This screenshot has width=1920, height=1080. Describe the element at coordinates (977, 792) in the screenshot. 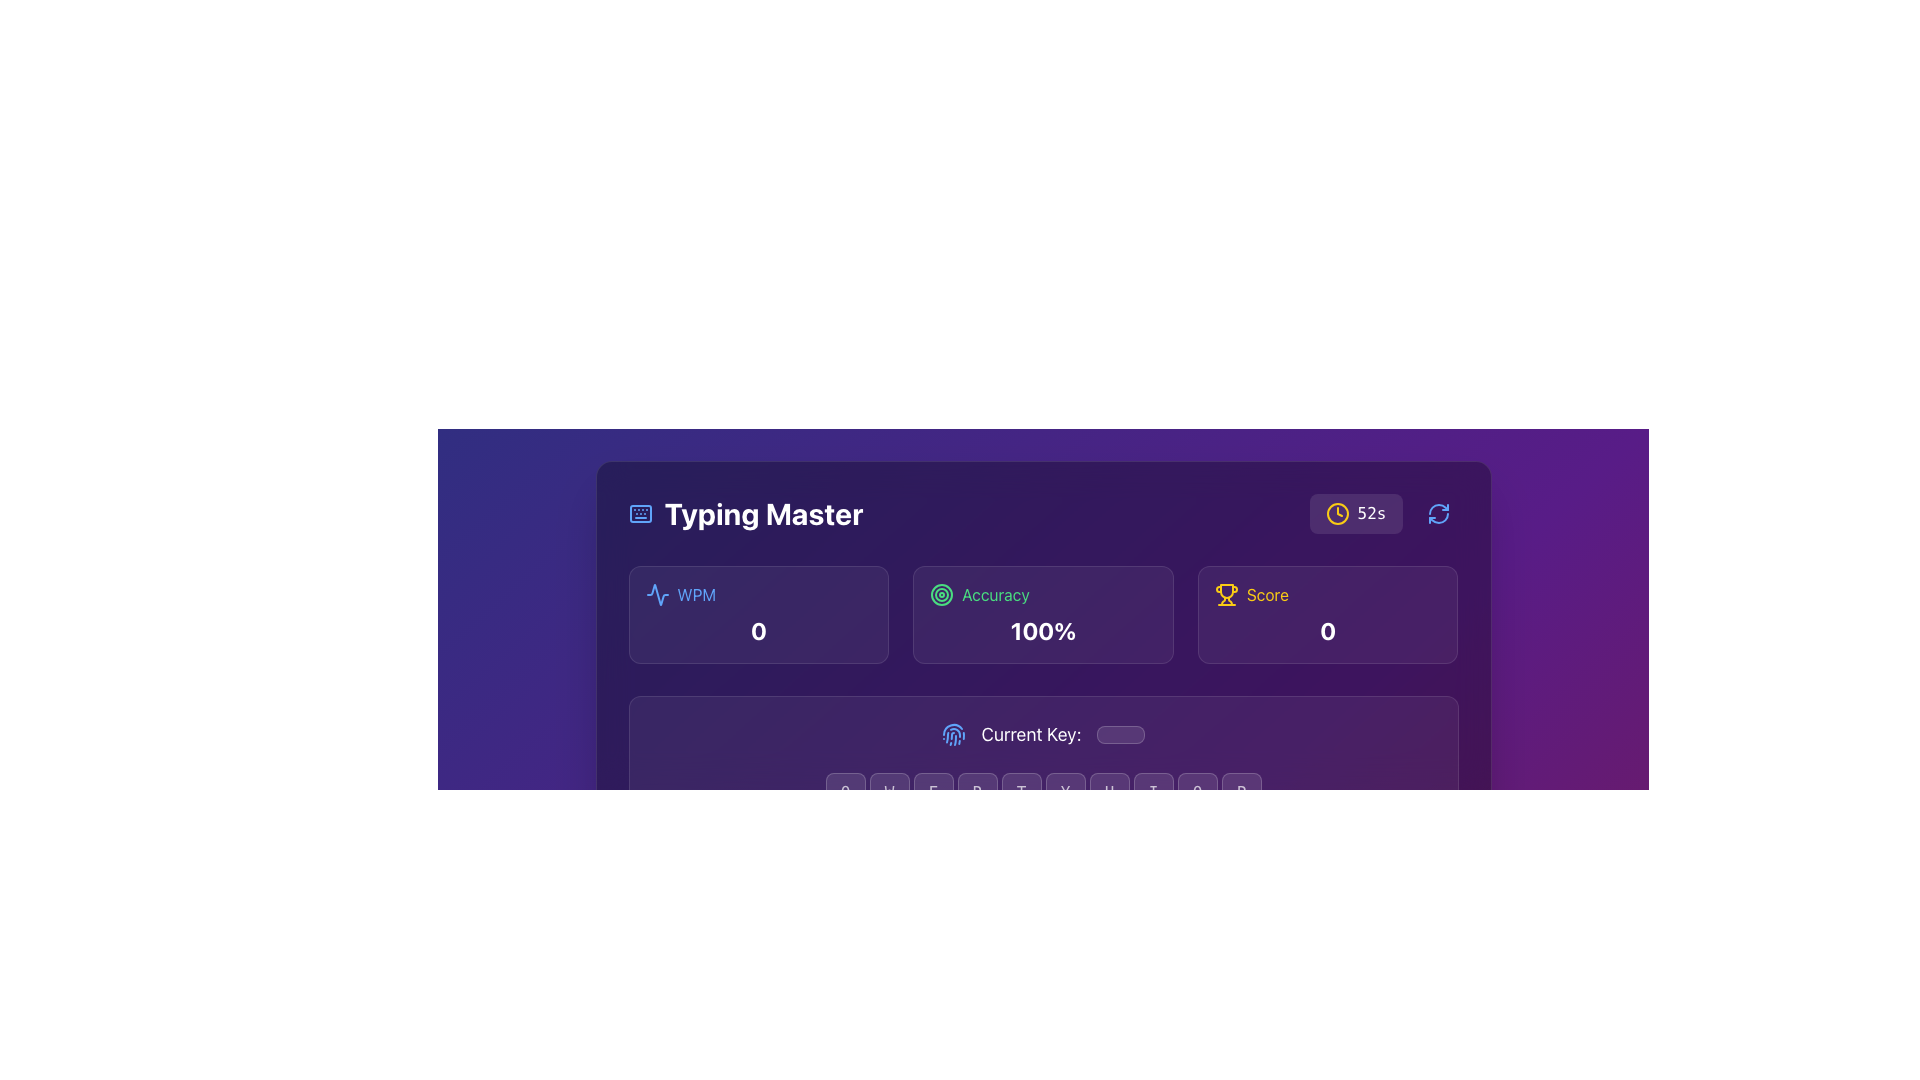

I see `the rectangular button displaying the letter 'R'` at that location.